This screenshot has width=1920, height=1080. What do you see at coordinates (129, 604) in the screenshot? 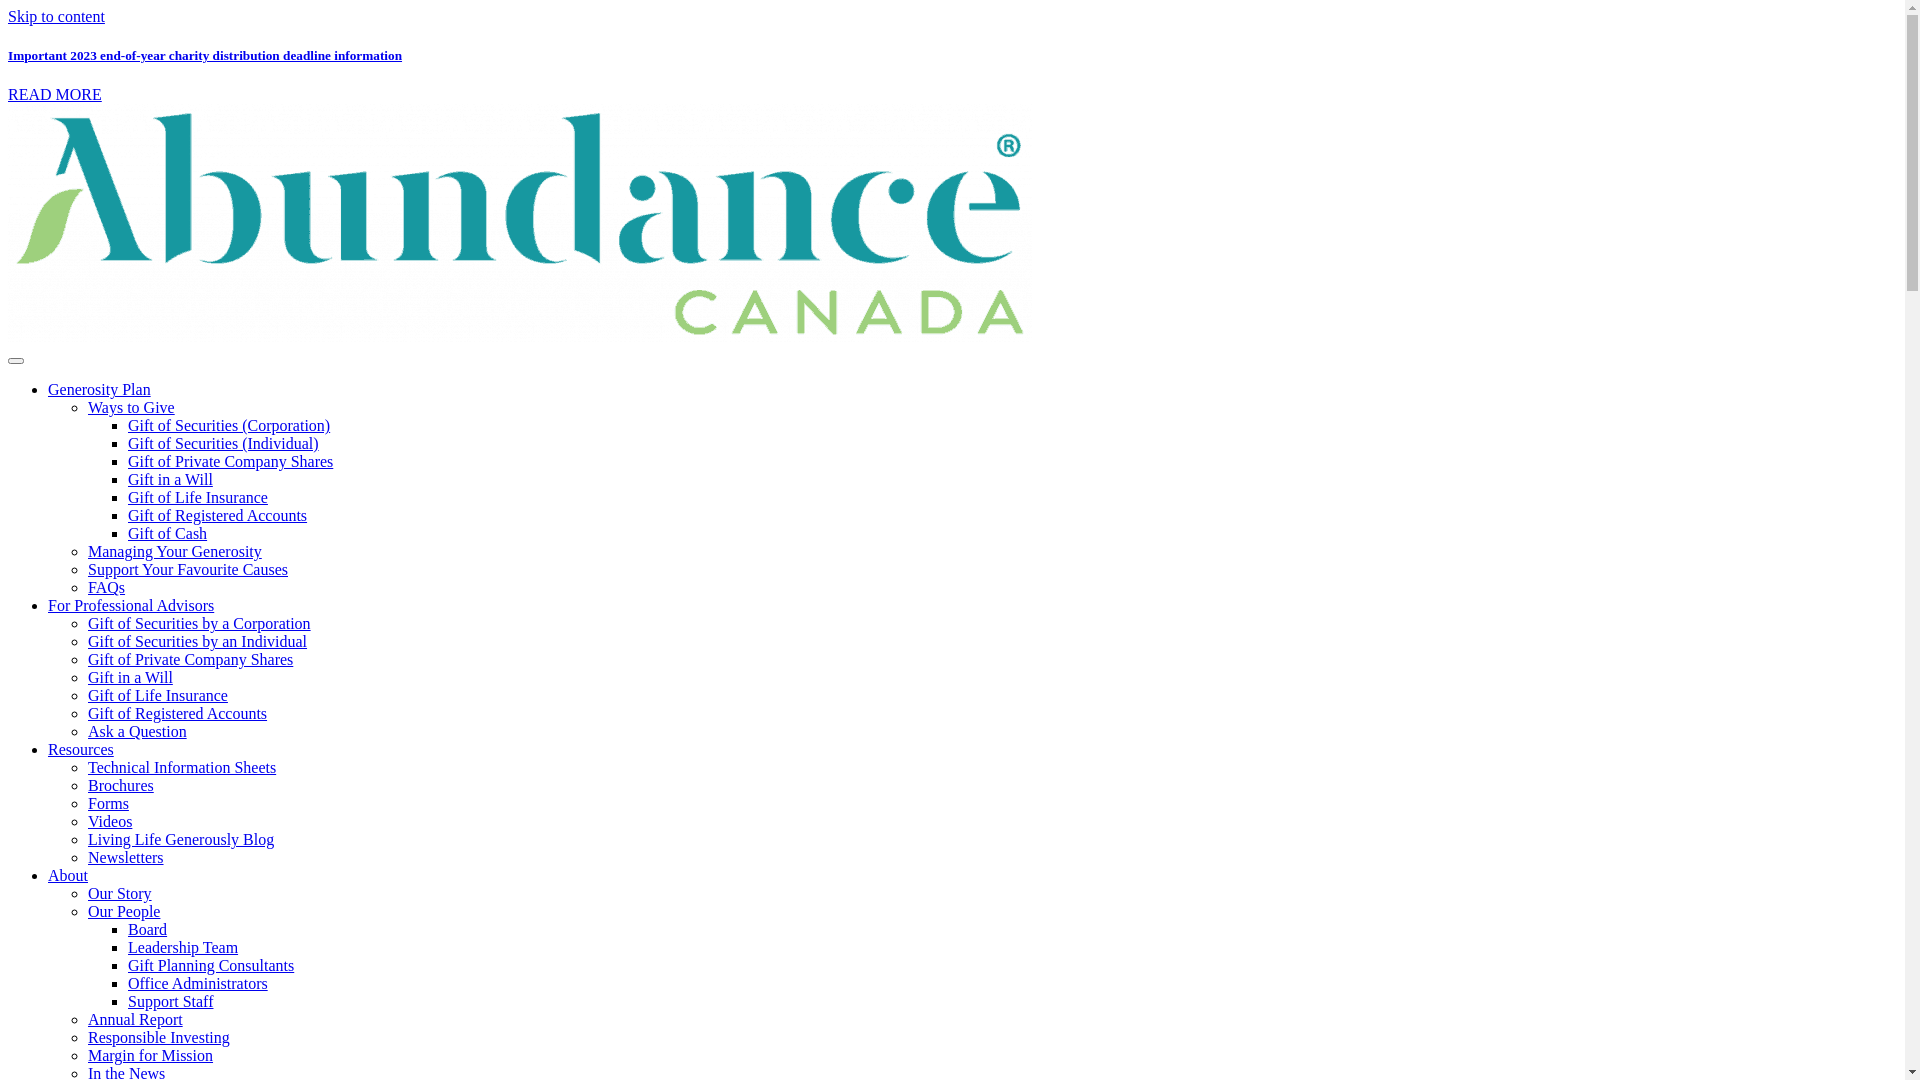
I see `'For Professional Advisors'` at bounding box center [129, 604].